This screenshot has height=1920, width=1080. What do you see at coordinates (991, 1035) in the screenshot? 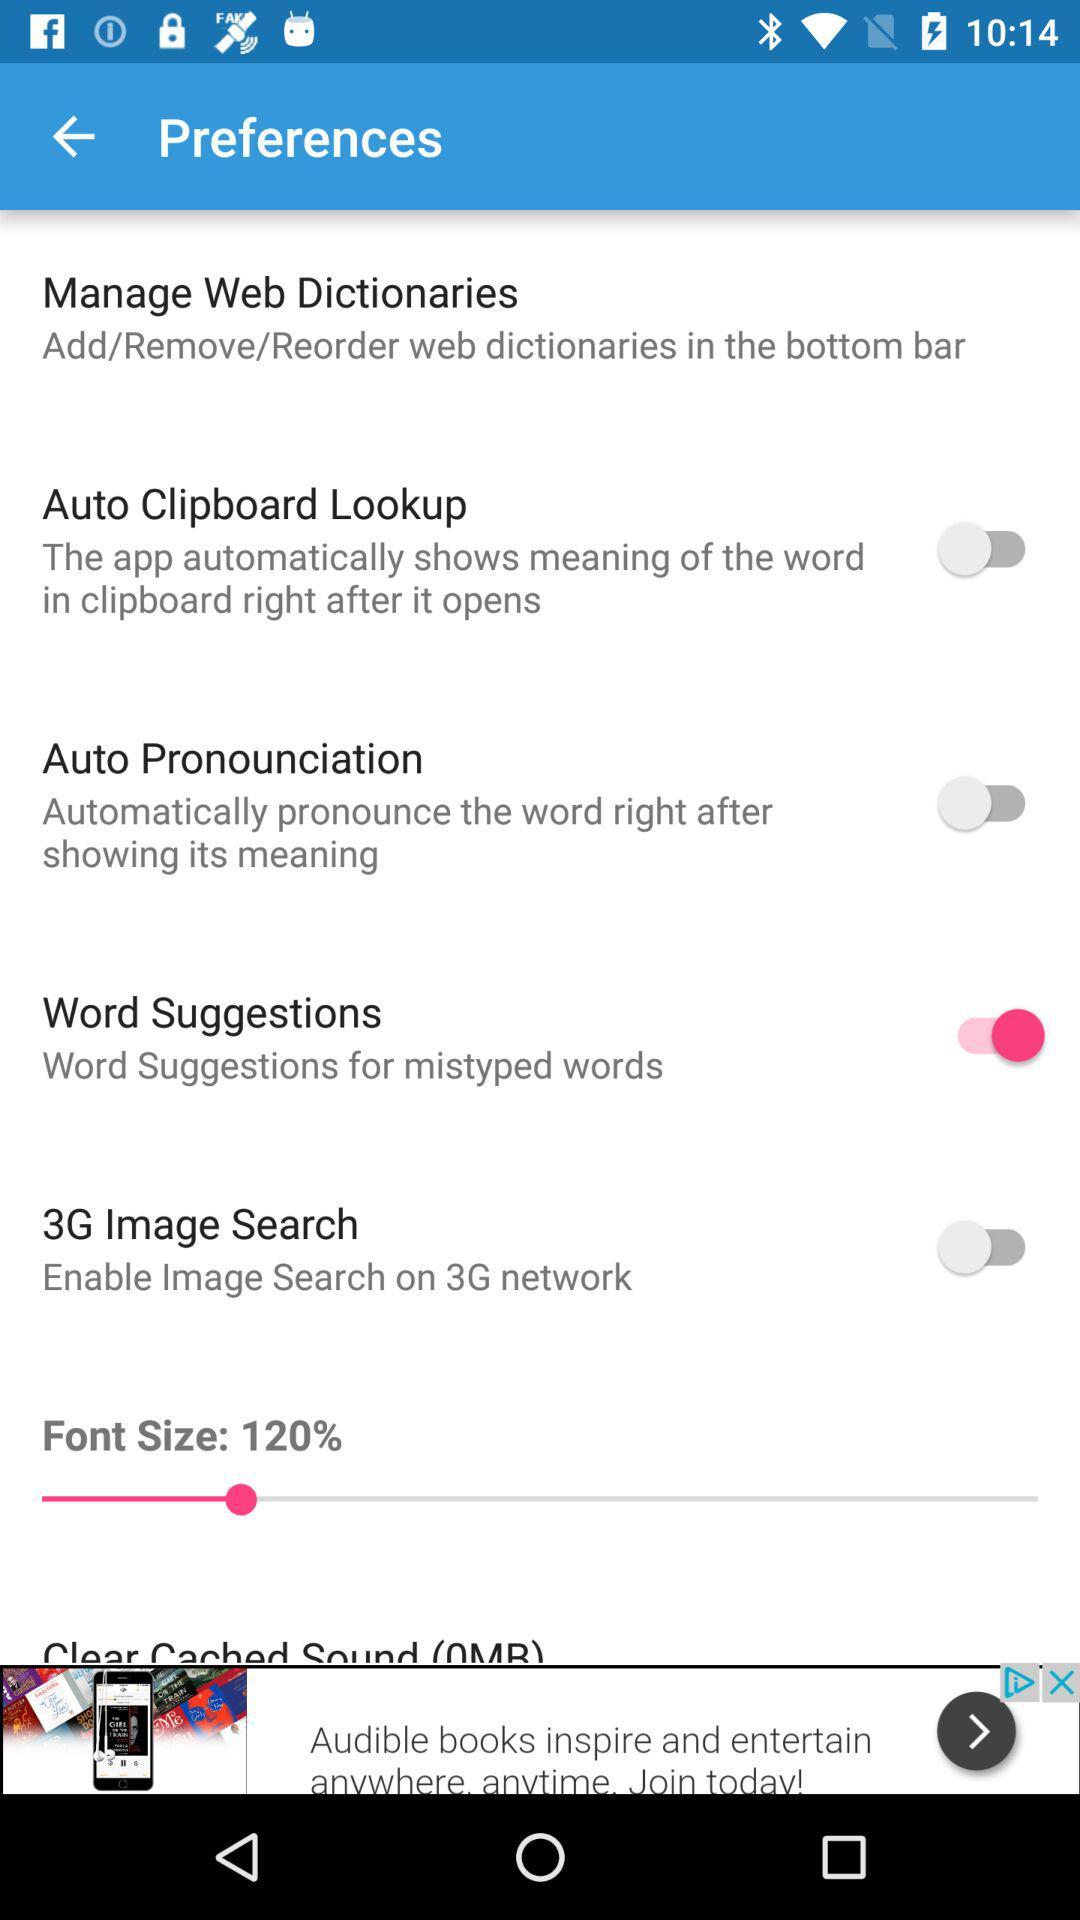
I see `enable word suggetions option` at bounding box center [991, 1035].